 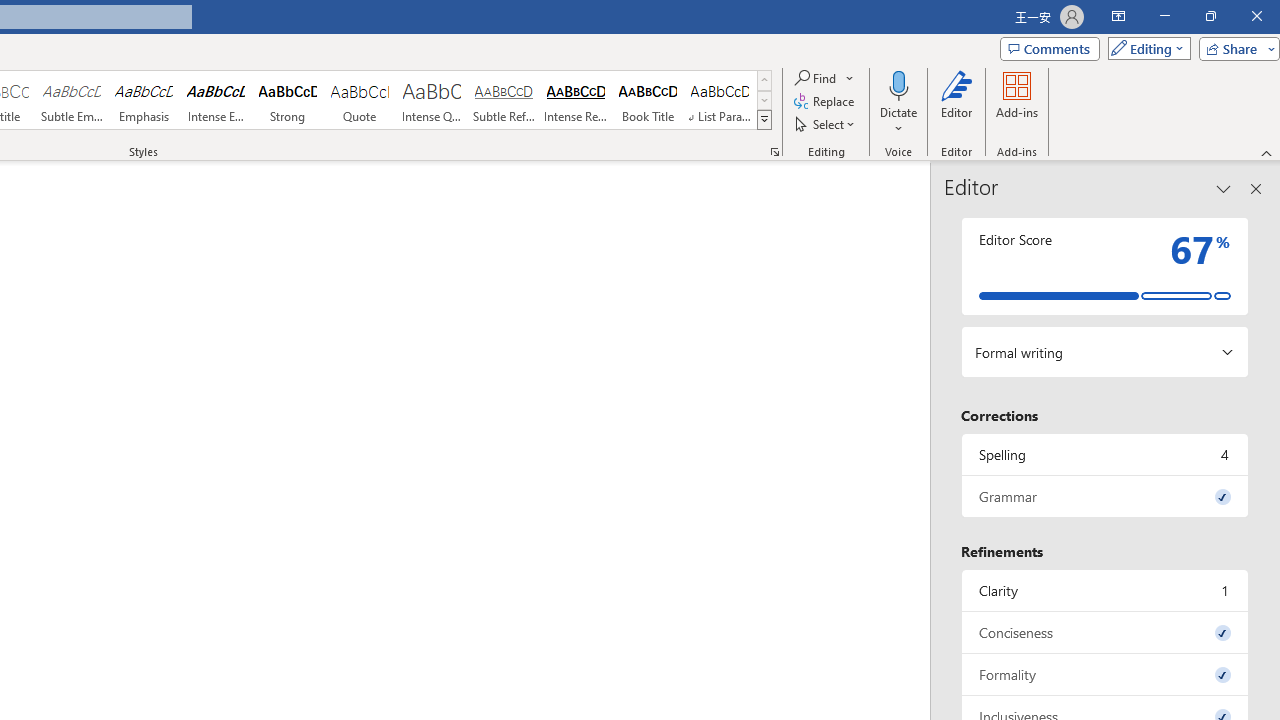 What do you see at coordinates (575, 100) in the screenshot?
I see `'Intense Reference'` at bounding box center [575, 100].